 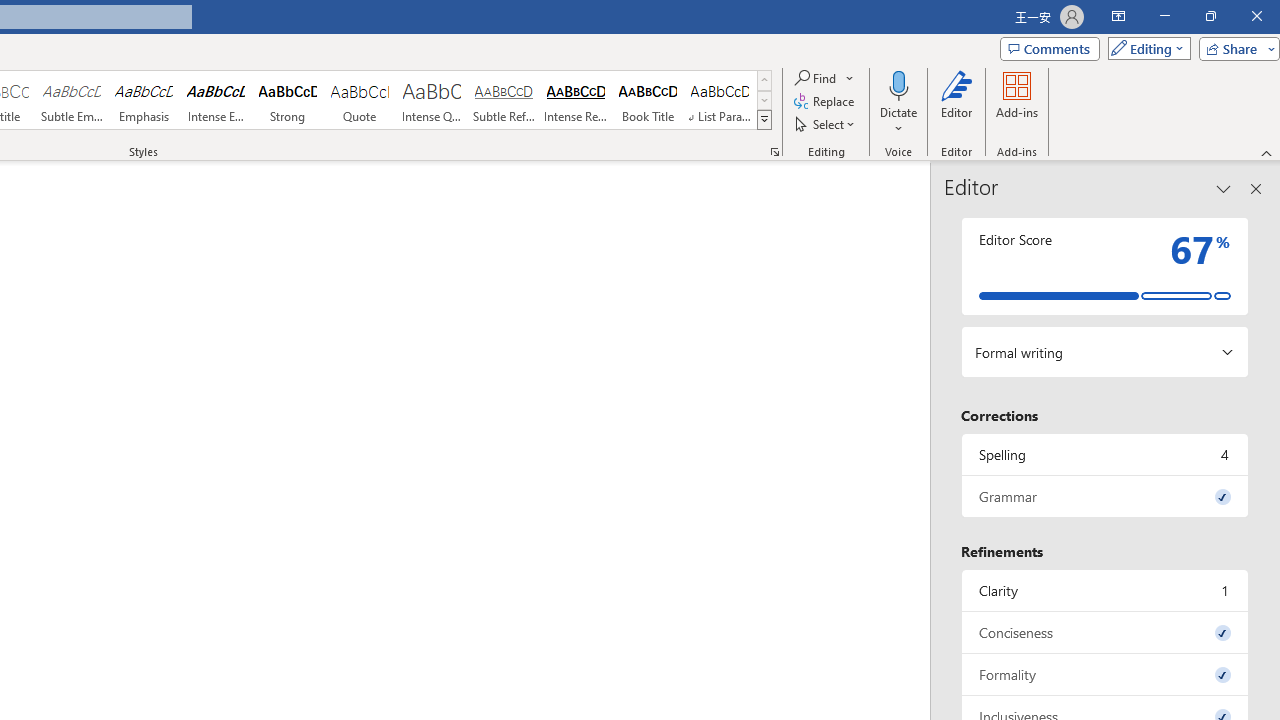 What do you see at coordinates (575, 100) in the screenshot?
I see `'Intense Reference'` at bounding box center [575, 100].